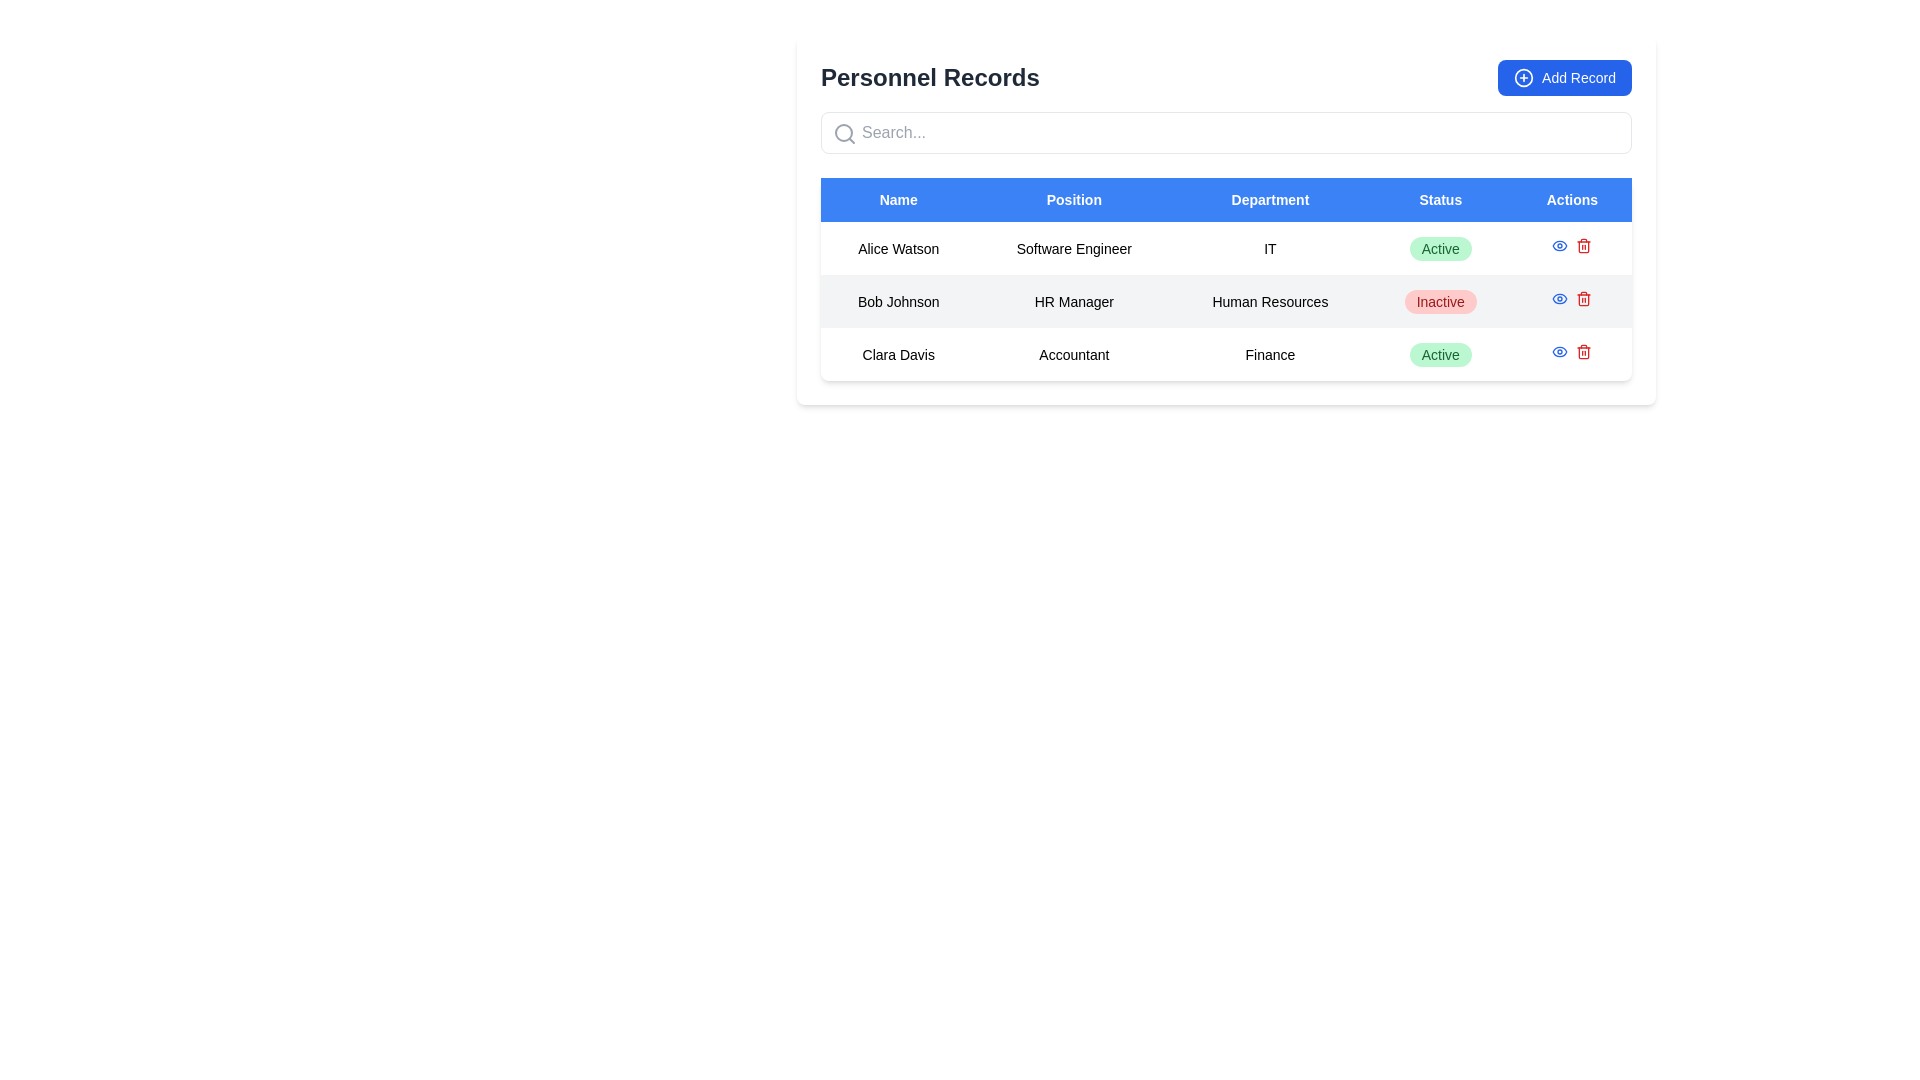 The image size is (1920, 1080). What do you see at coordinates (1523, 76) in the screenshot?
I see `the decorative circle element that is part of the SVG, located to the left of the 'Add Record' button` at bounding box center [1523, 76].